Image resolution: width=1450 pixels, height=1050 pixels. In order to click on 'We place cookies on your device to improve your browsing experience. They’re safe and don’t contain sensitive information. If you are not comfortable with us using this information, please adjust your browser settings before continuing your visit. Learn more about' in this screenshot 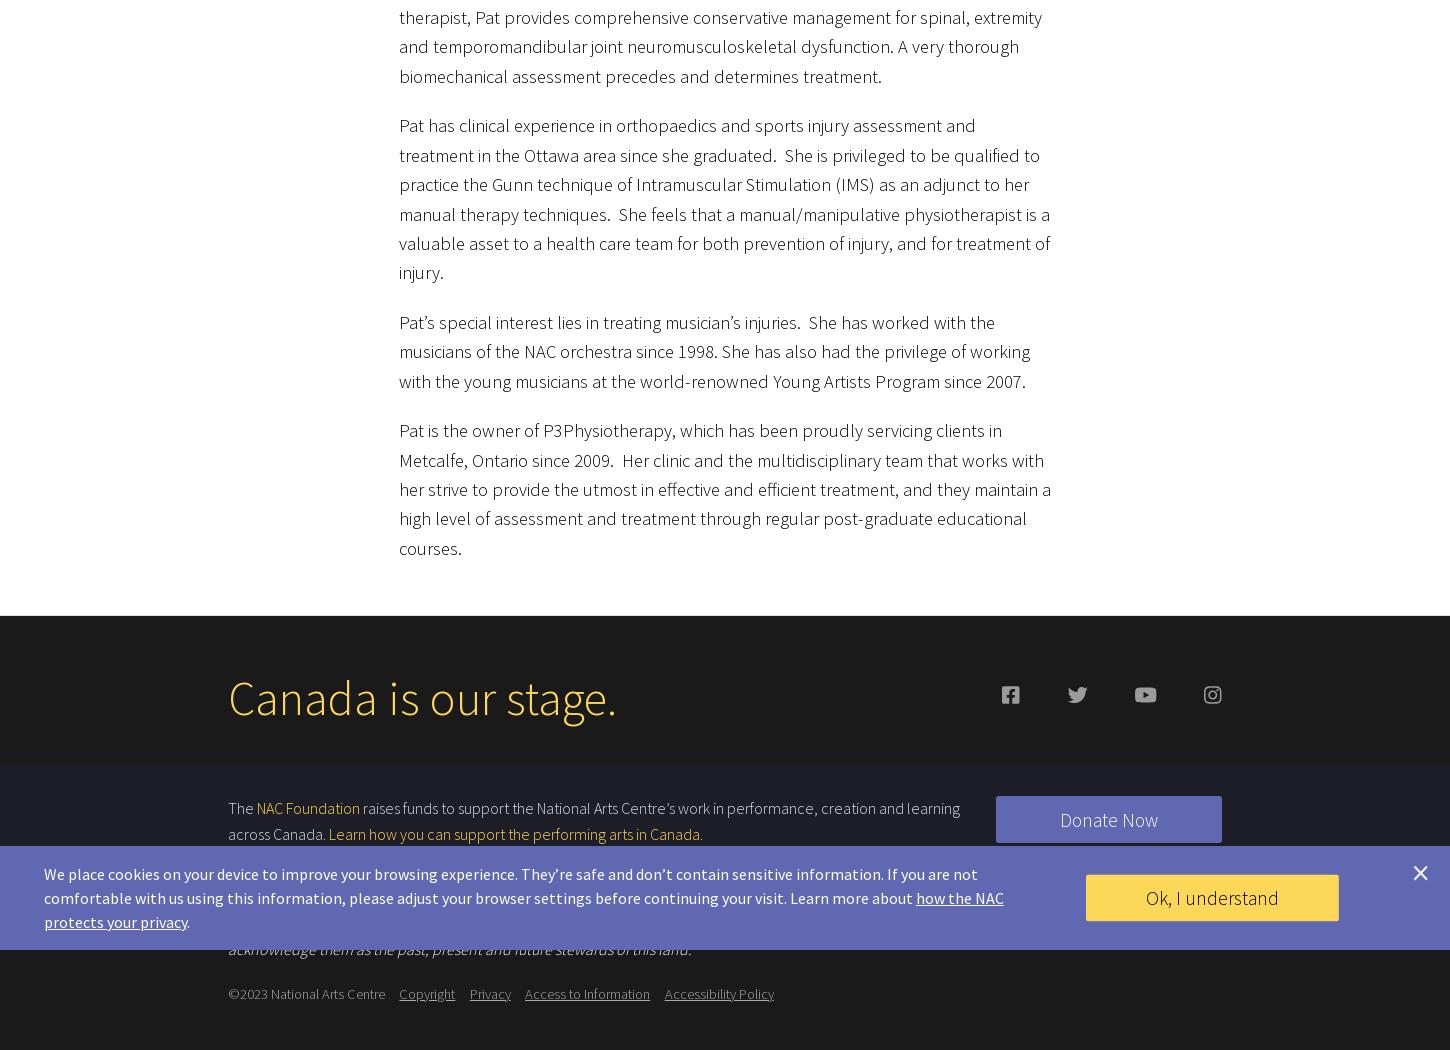, I will do `click(509, 884)`.